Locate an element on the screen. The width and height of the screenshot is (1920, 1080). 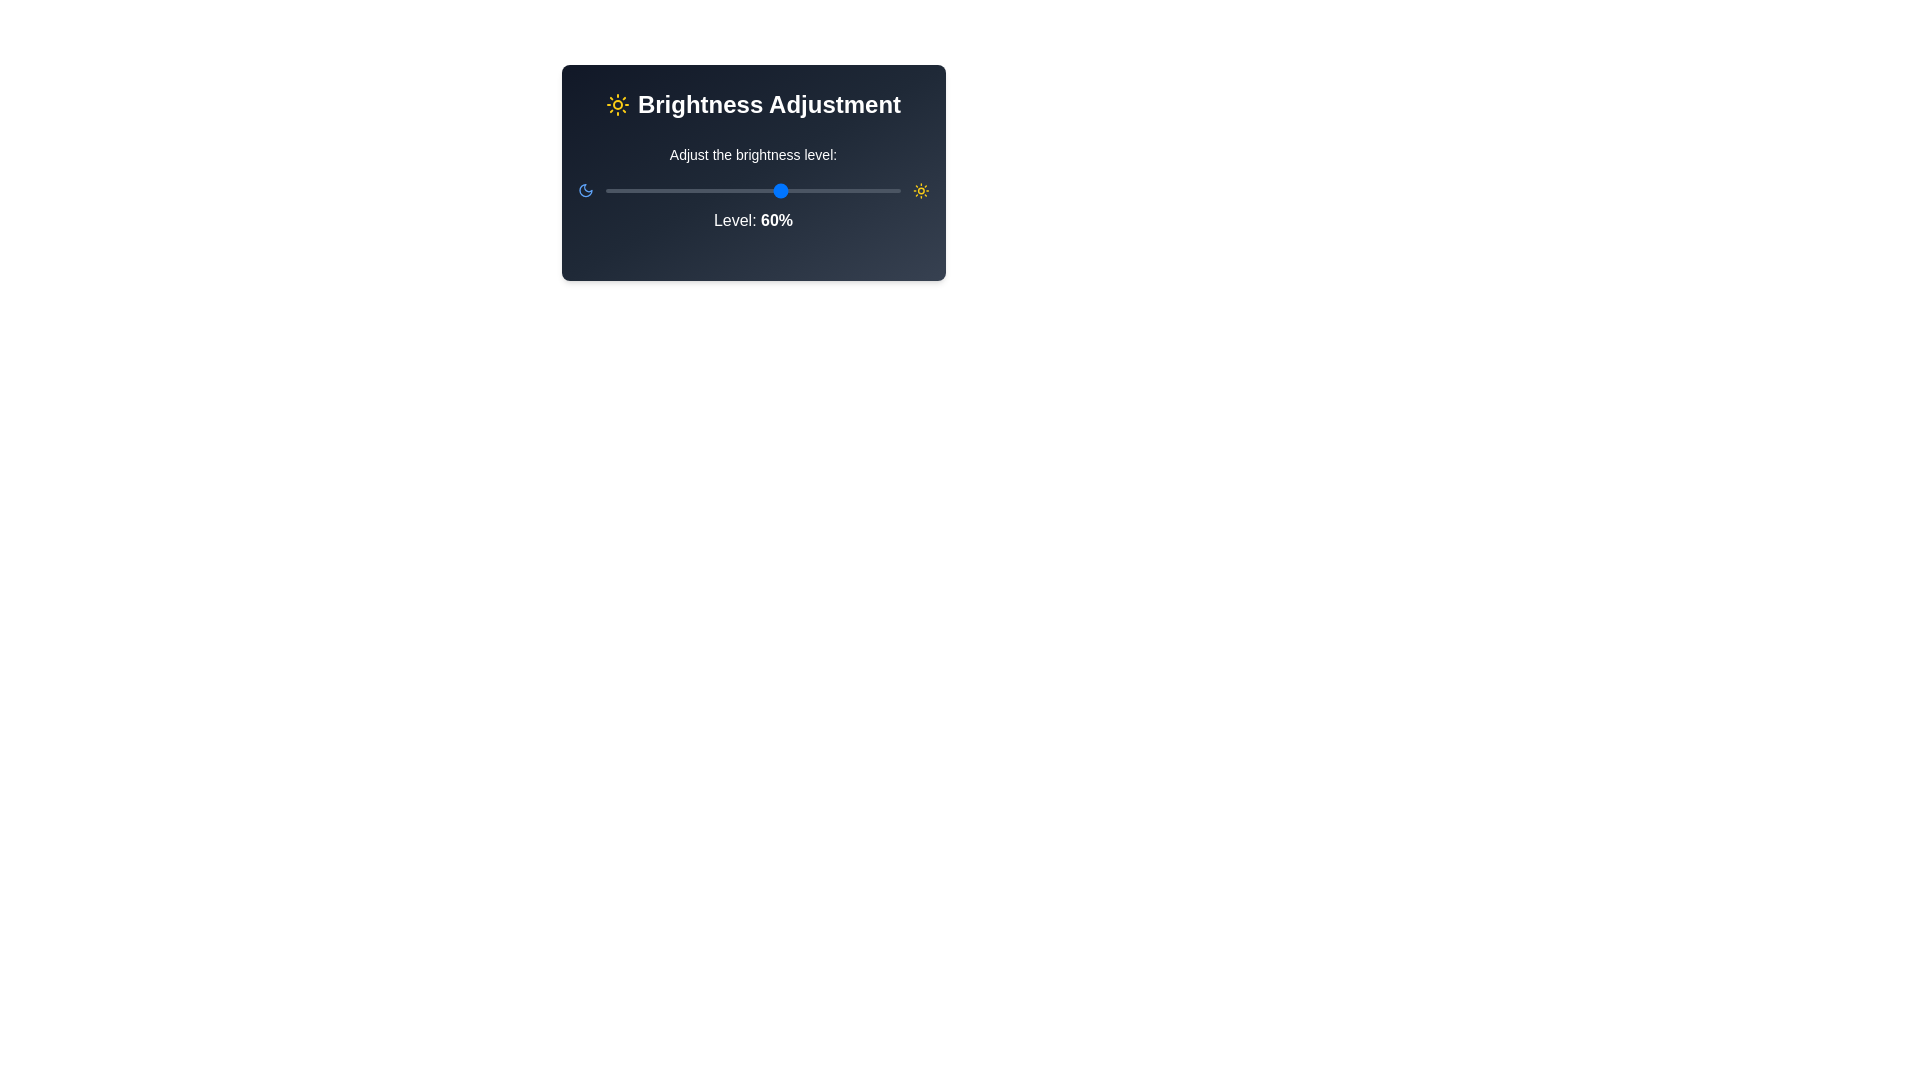
the slider track located horizontally between the 'Adjust the brightness level:' label and the 'Level: 60%' label to move the handle to a new position is located at coordinates (752, 191).